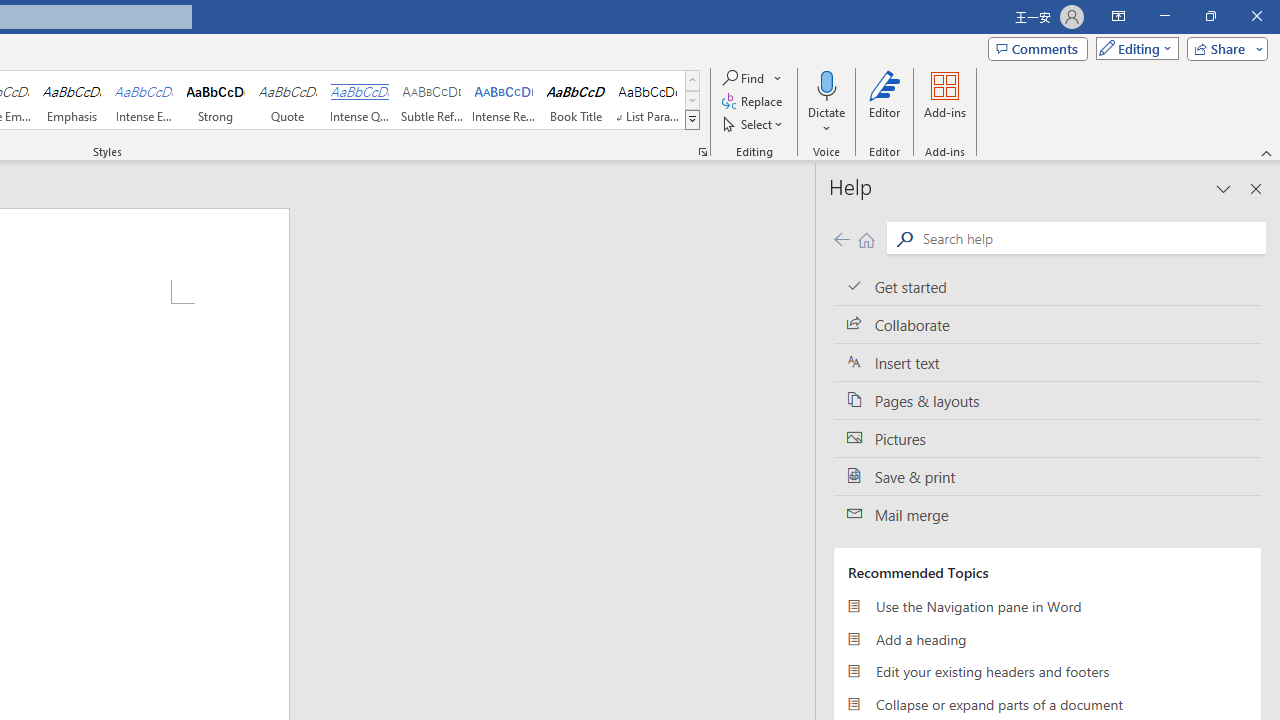 The width and height of the screenshot is (1280, 720). Describe the element at coordinates (1046, 477) in the screenshot. I see `'Save & print'` at that location.